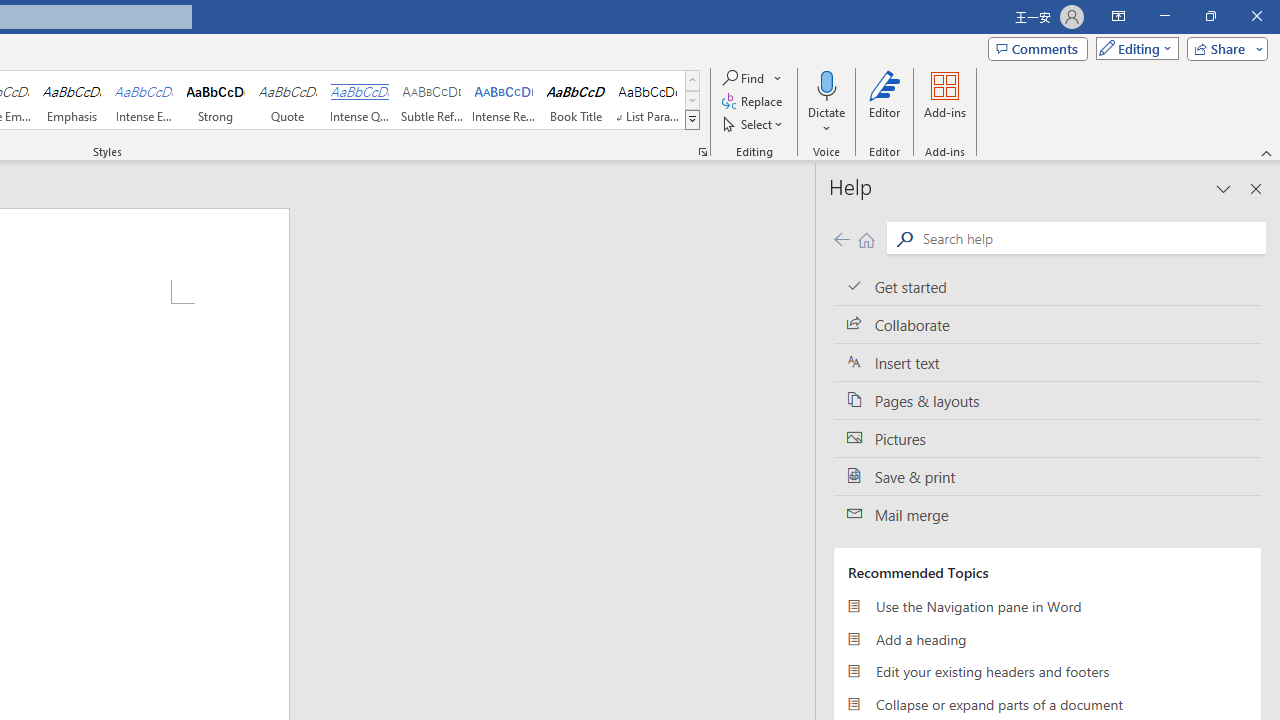 The width and height of the screenshot is (1280, 720). Describe the element at coordinates (1046, 477) in the screenshot. I see `'Save & print'` at that location.